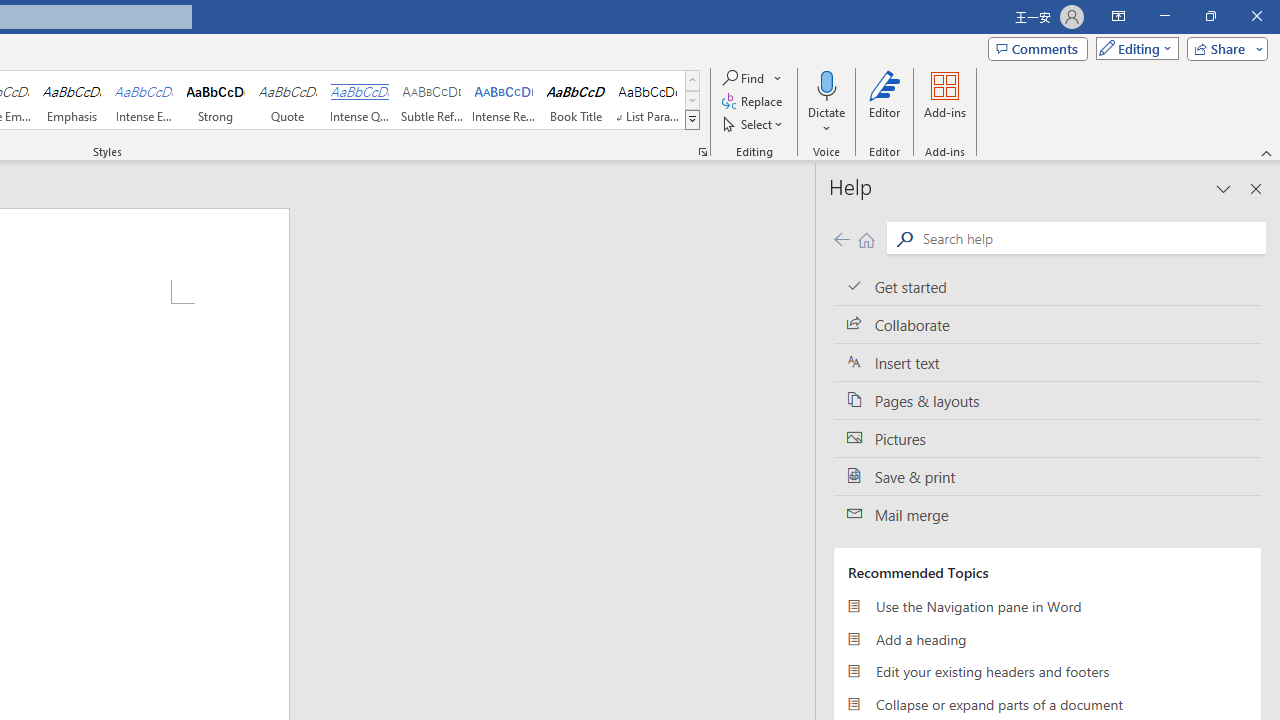 The width and height of the screenshot is (1280, 720). Describe the element at coordinates (1046, 477) in the screenshot. I see `'Save & print'` at that location.